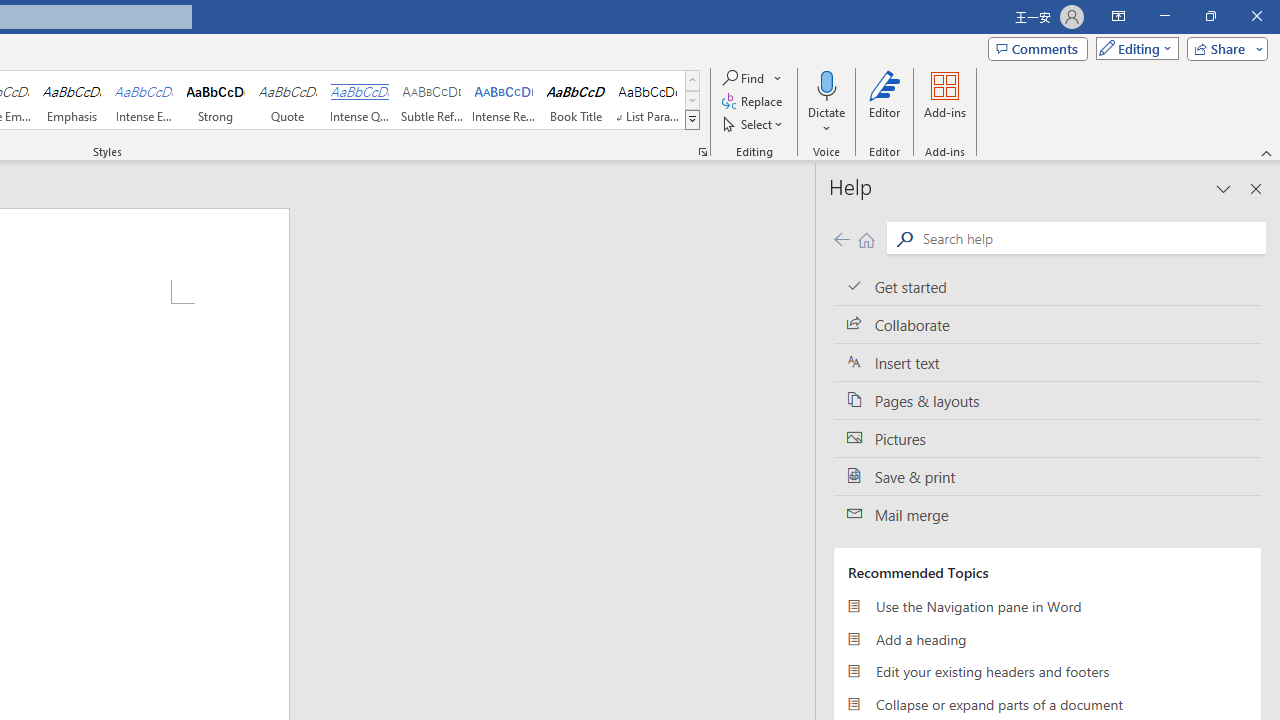 The width and height of the screenshot is (1280, 720). Describe the element at coordinates (1046, 477) in the screenshot. I see `'Save & print'` at that location.